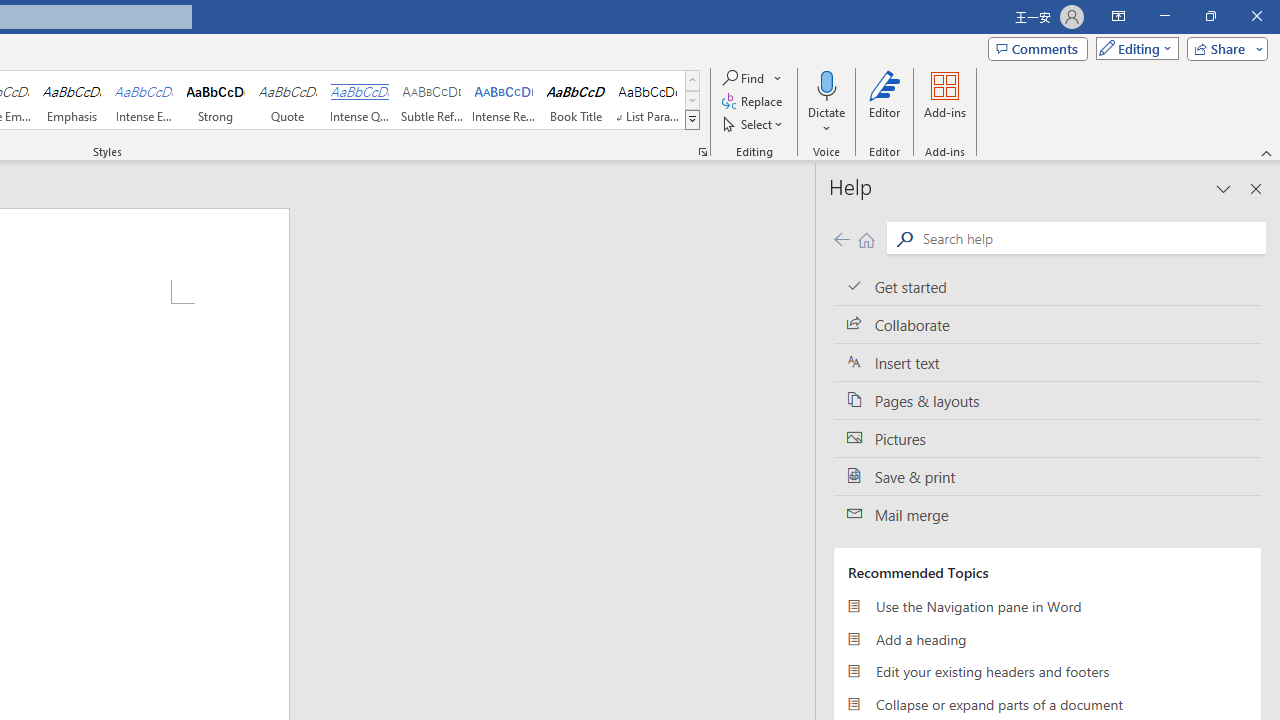 The width and height of the screenshot is (1280, 720). Describe the element at coordinates (1046, 477) in the screenshot. I see `'Save & print'` at that location.